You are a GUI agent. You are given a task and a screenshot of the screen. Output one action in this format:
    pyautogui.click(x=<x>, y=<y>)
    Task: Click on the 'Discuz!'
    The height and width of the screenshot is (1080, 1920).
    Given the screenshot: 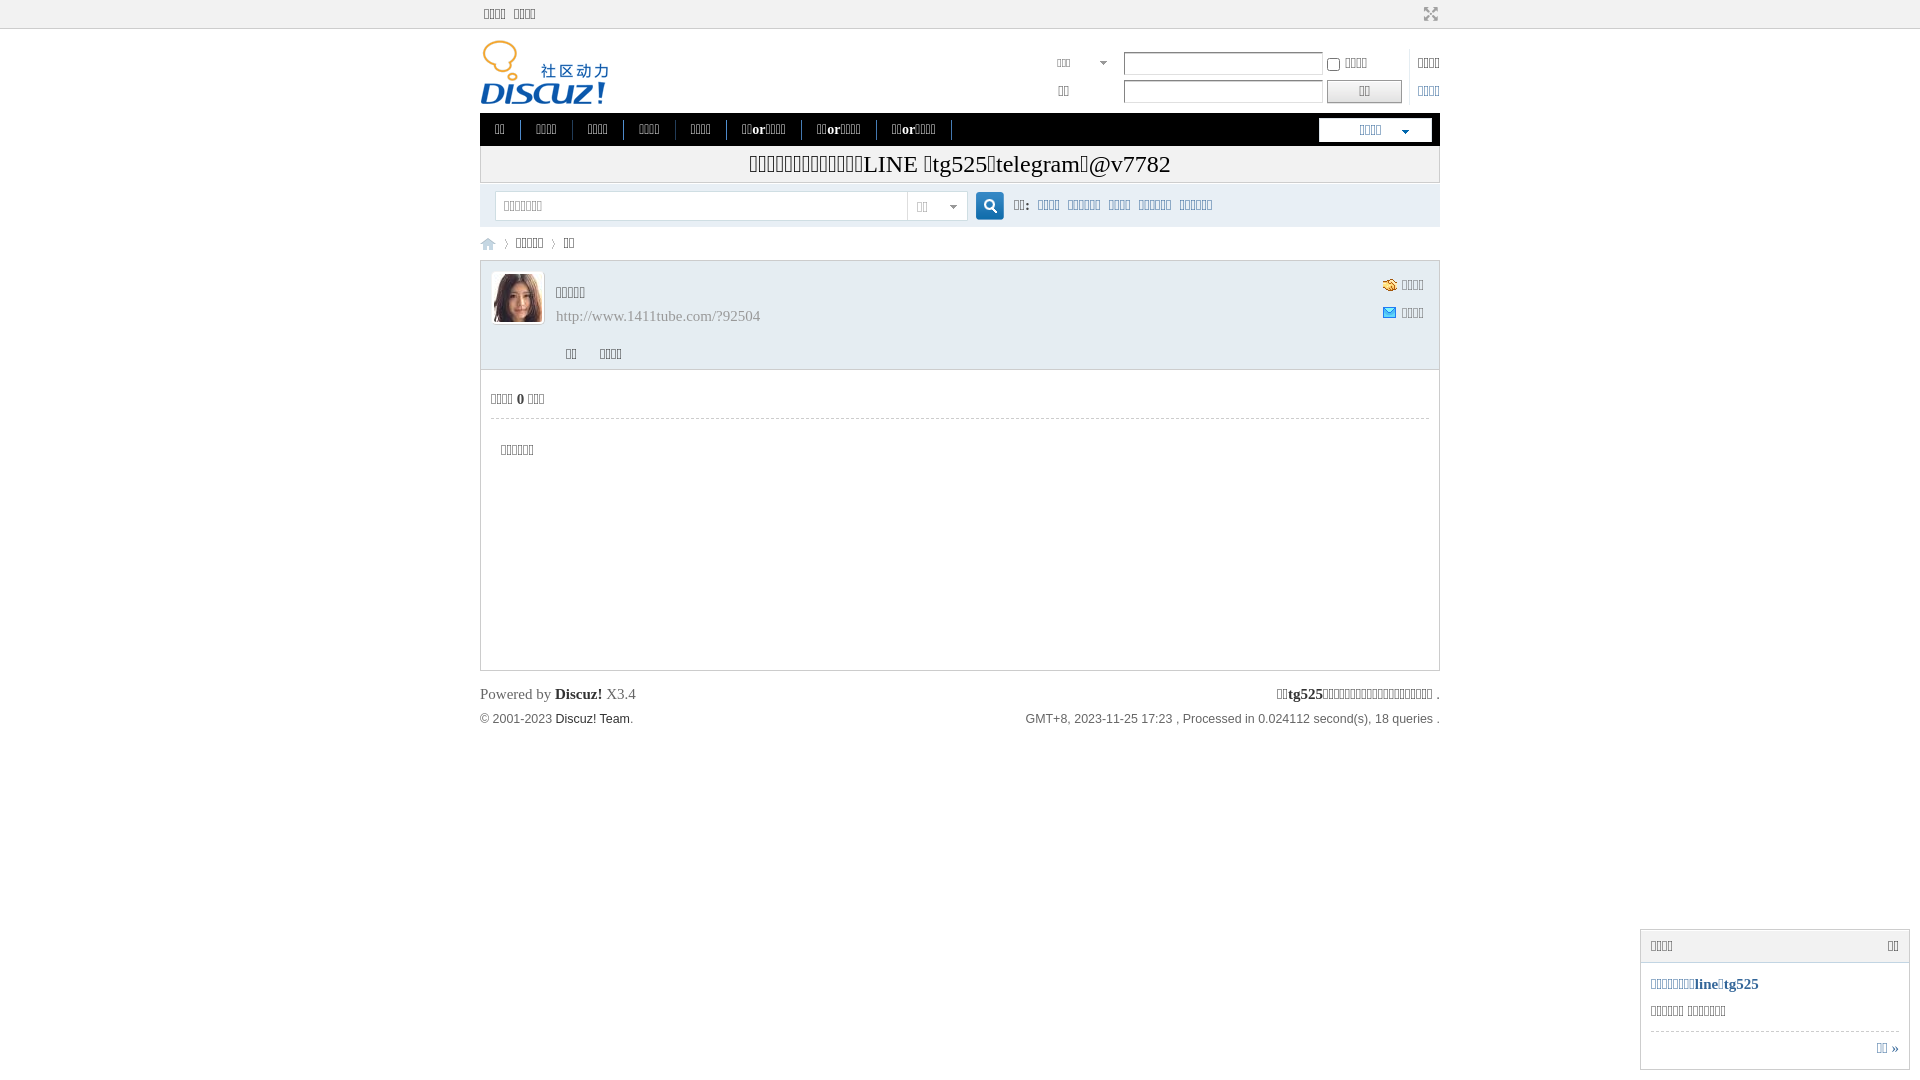 What is the action you would take?
    pyautogui.click(x=578, y=693)
    